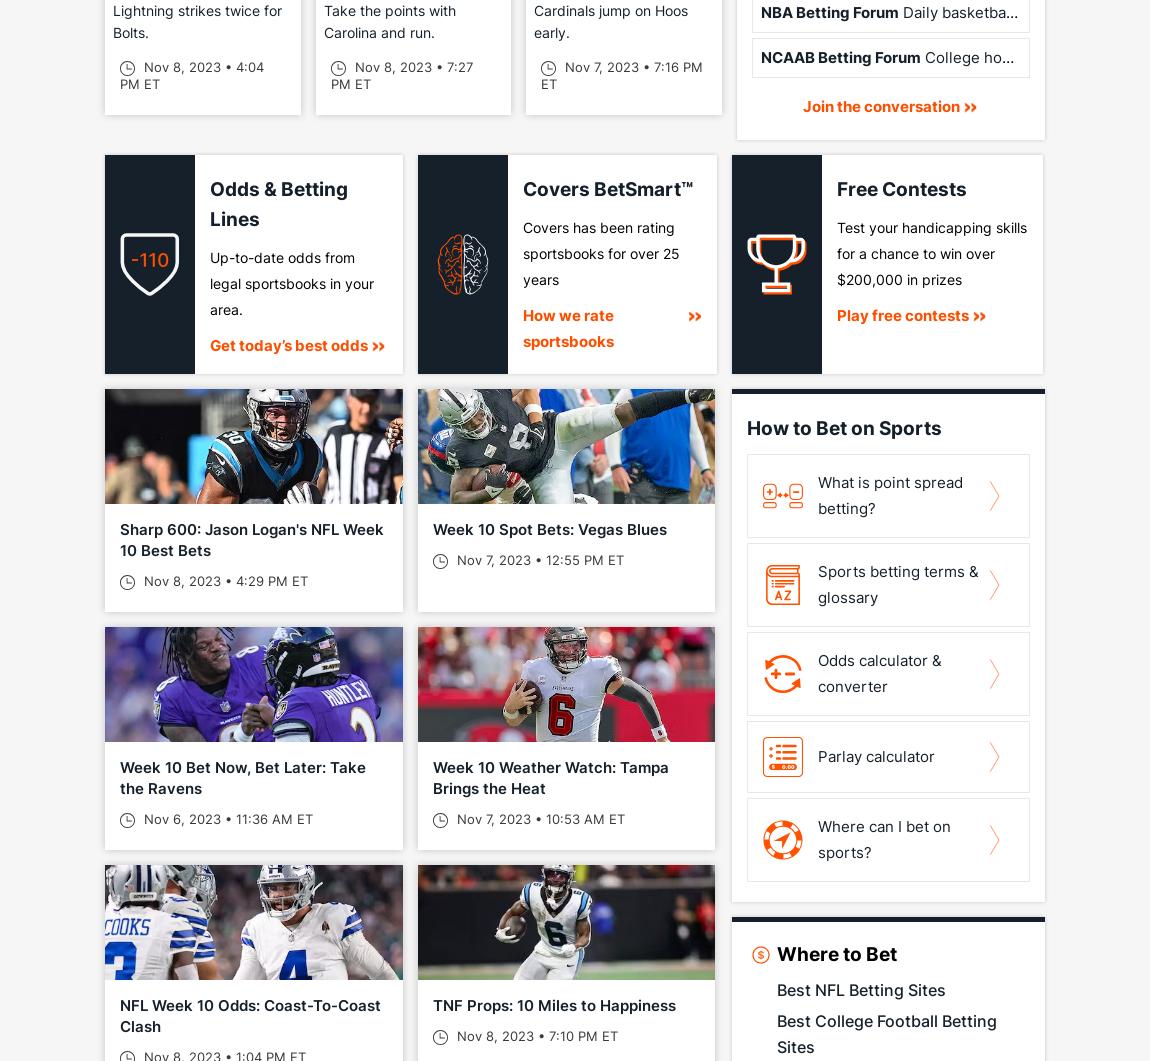 The image size is (1150, 1061). I want to click on 'NCAAB Betting Forum', so click(838, 57).